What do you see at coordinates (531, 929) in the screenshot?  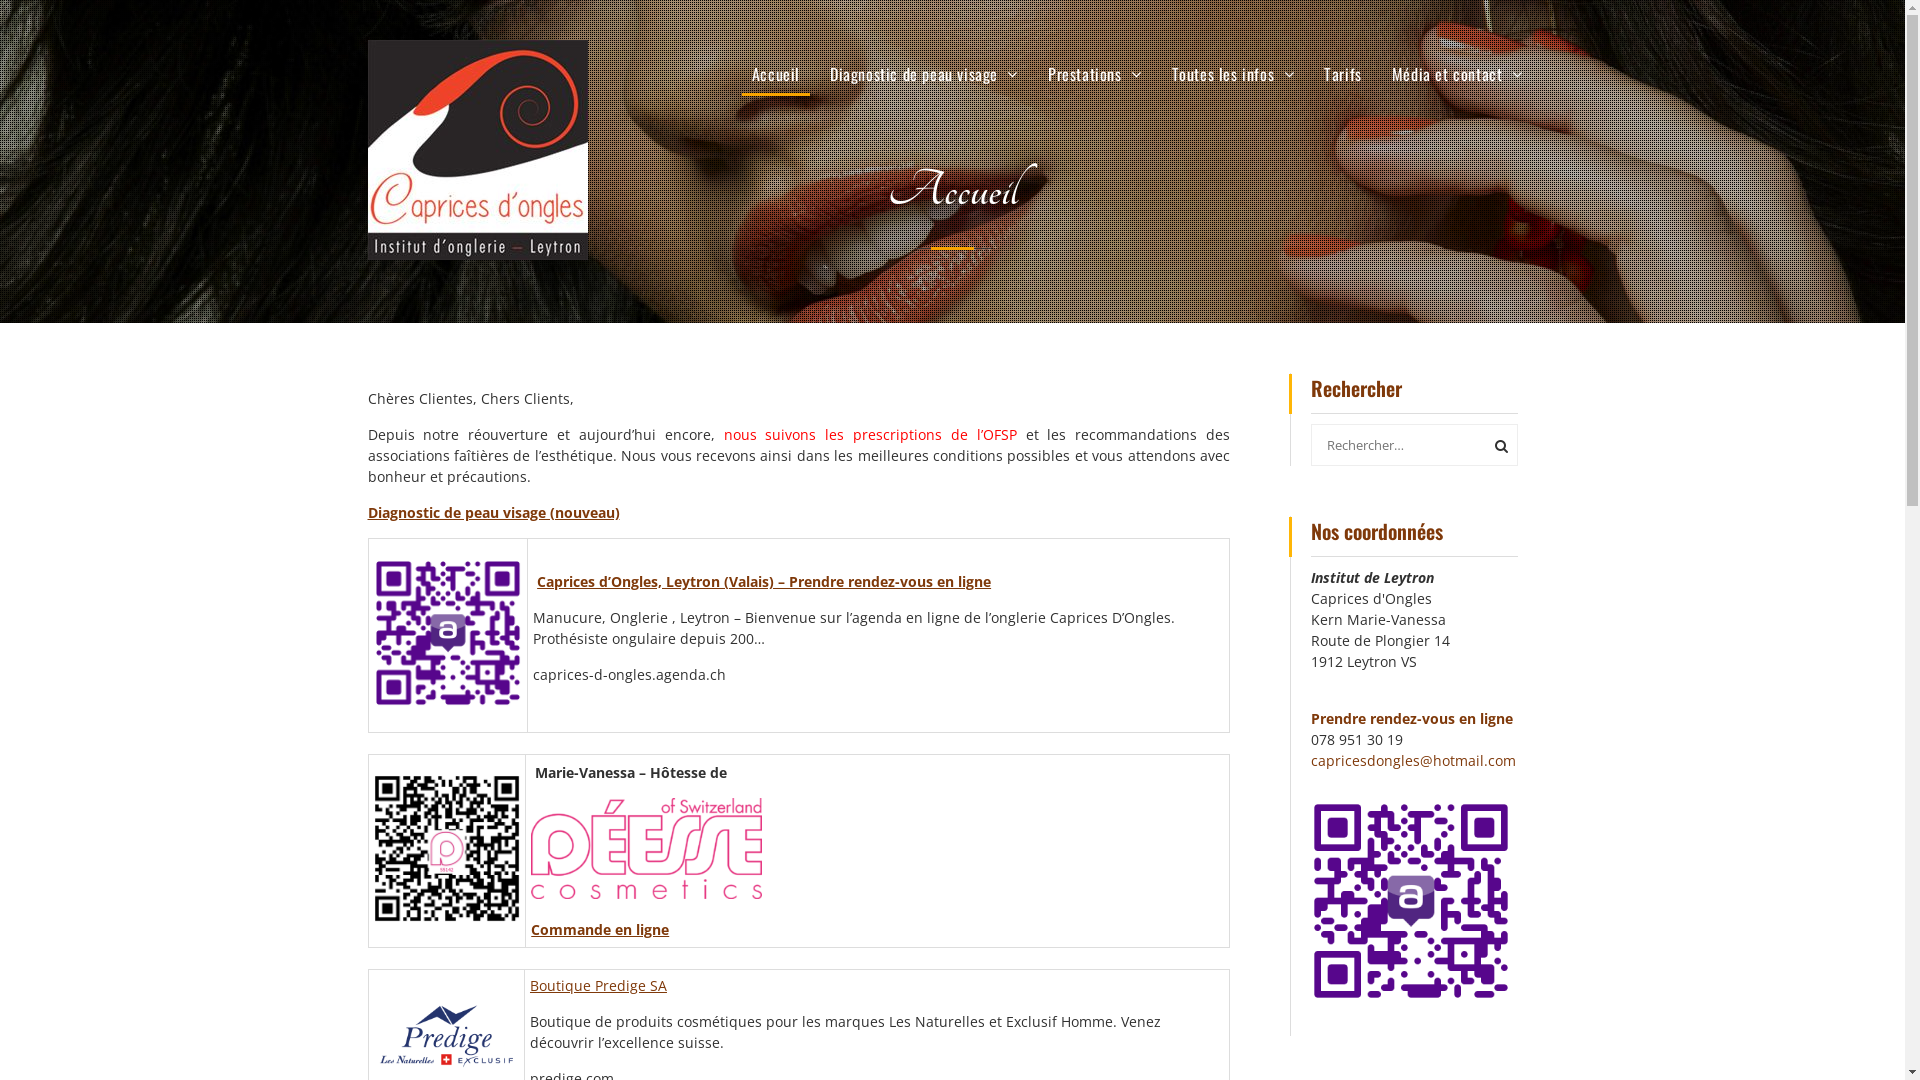 I see `'Commande en ligne'` at bounding box center [531, 929].